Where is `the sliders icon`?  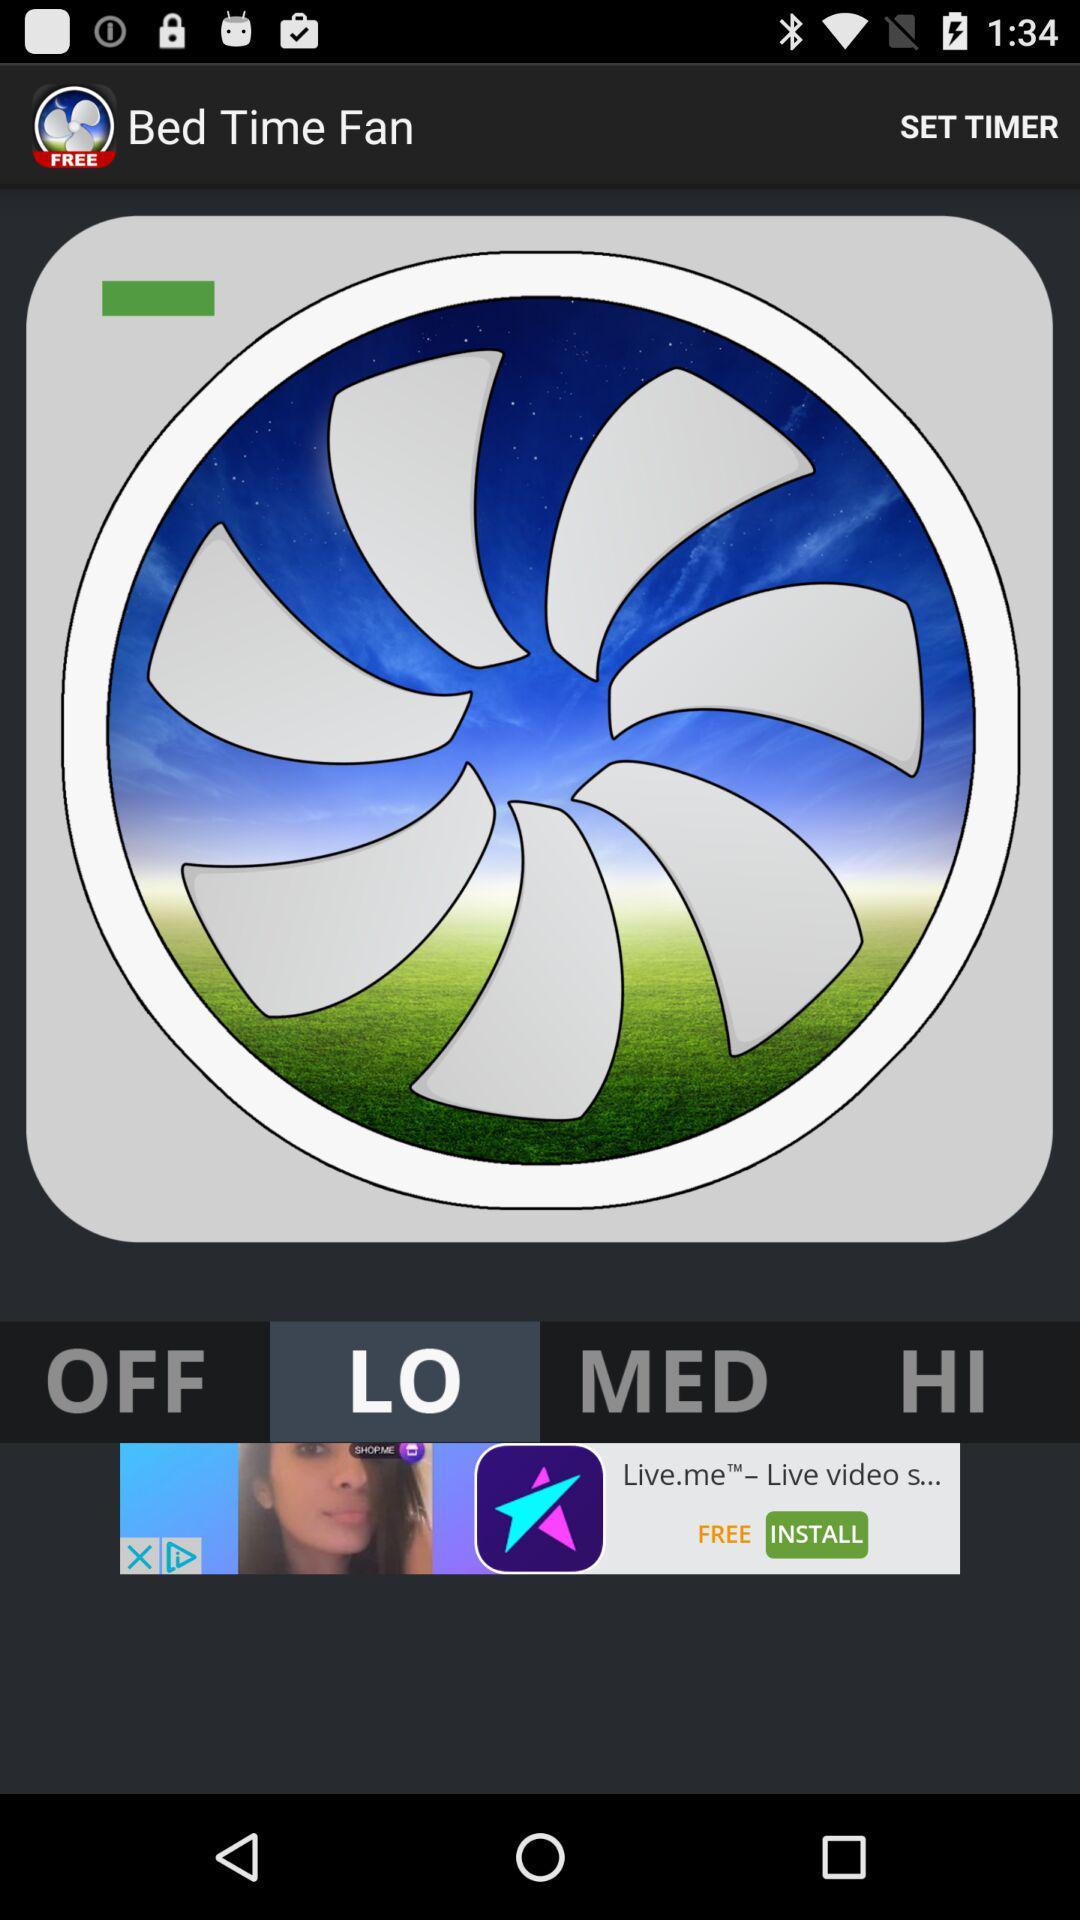
the sliders icon is located at coordinates (675, 1479).